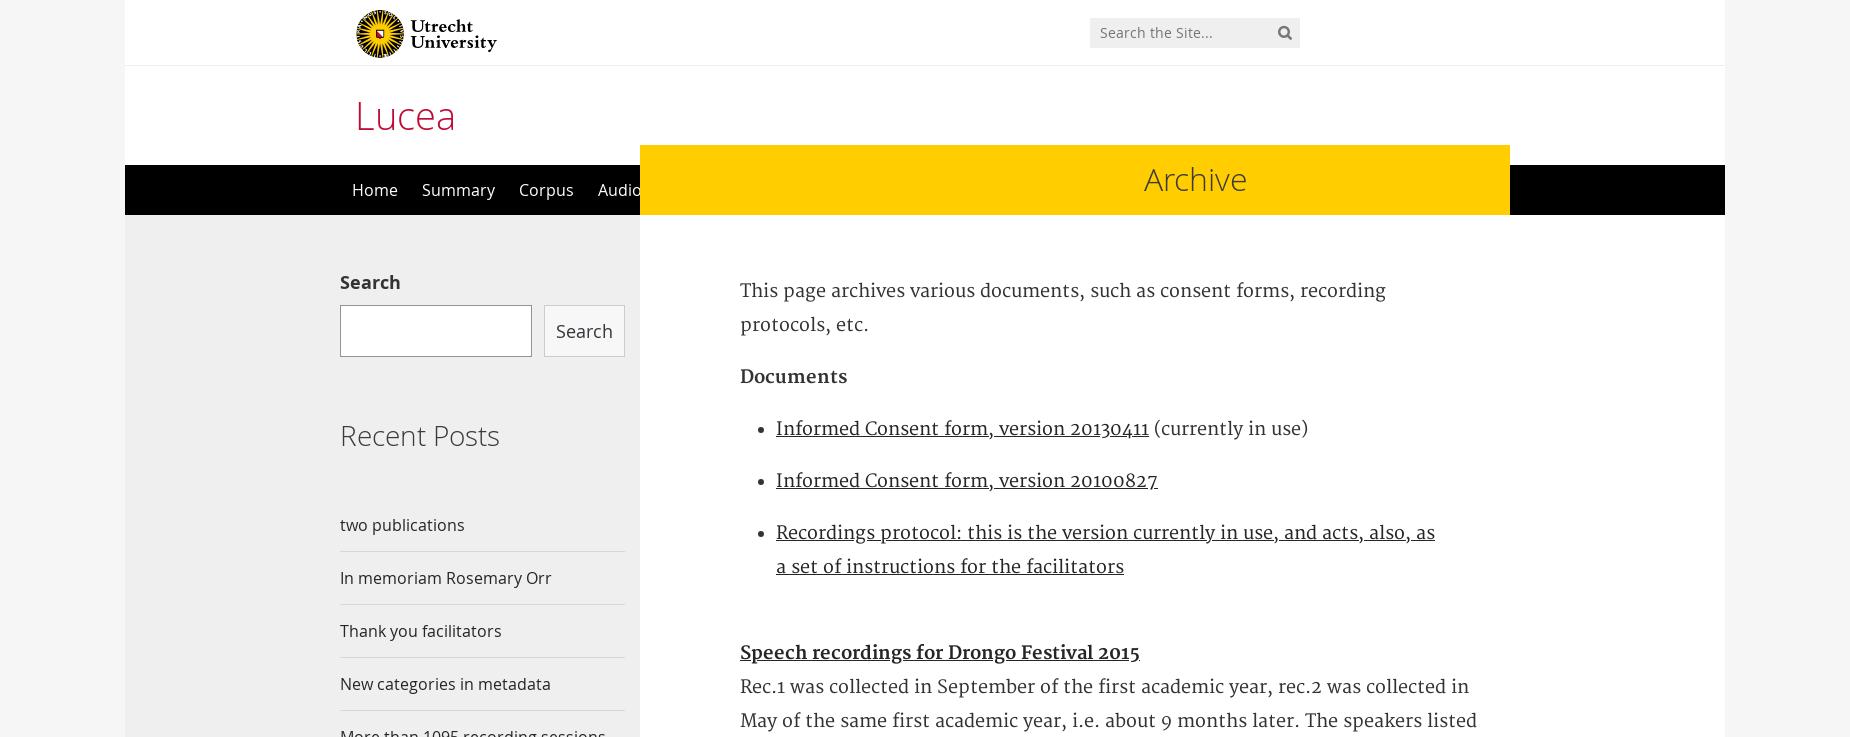 This screenshot has width=1850, height=737. I want to click on 'Informed Consent form, version 20100827', so click(965, 481).